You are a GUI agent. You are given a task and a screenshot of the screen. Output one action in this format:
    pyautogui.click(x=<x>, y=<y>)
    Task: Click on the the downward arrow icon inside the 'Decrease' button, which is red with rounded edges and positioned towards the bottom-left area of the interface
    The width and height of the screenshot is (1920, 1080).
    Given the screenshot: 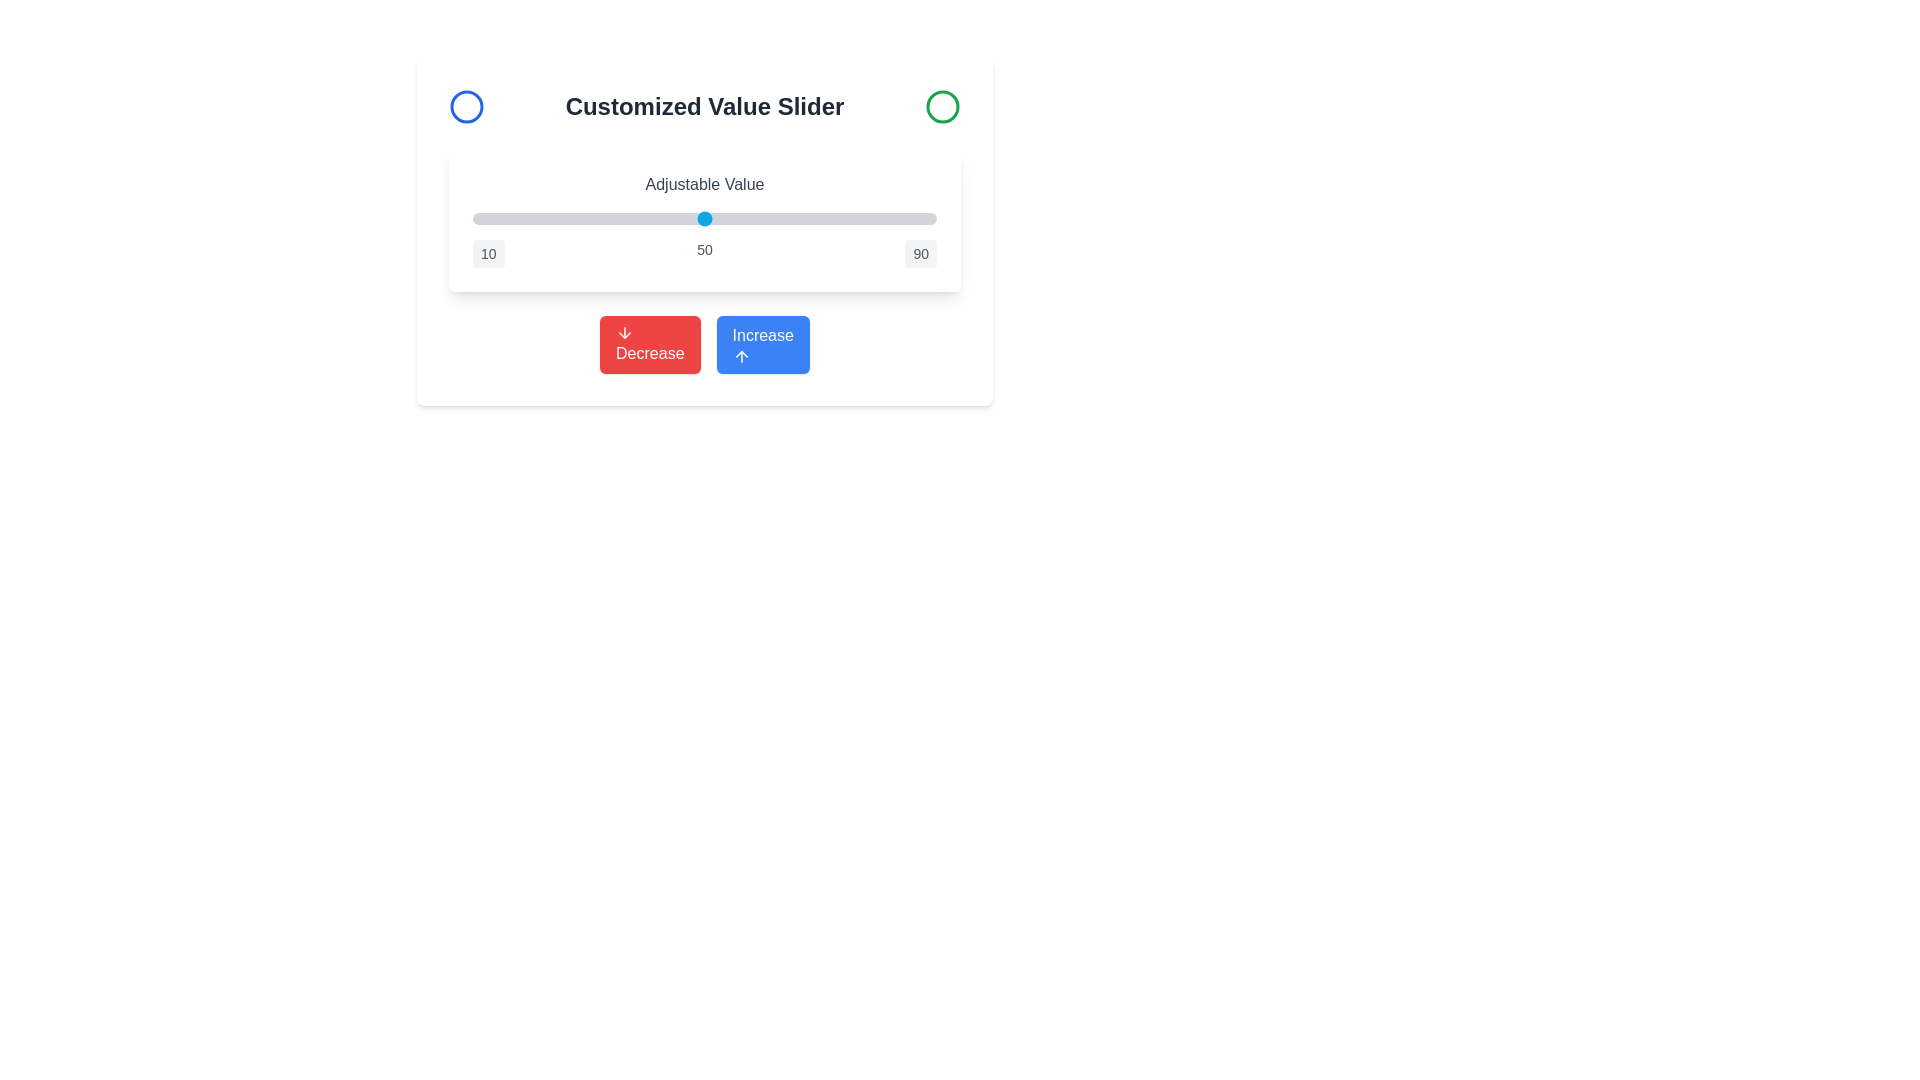 What is the action you would take?
    pyautogui.click(x=624, y=331)
    